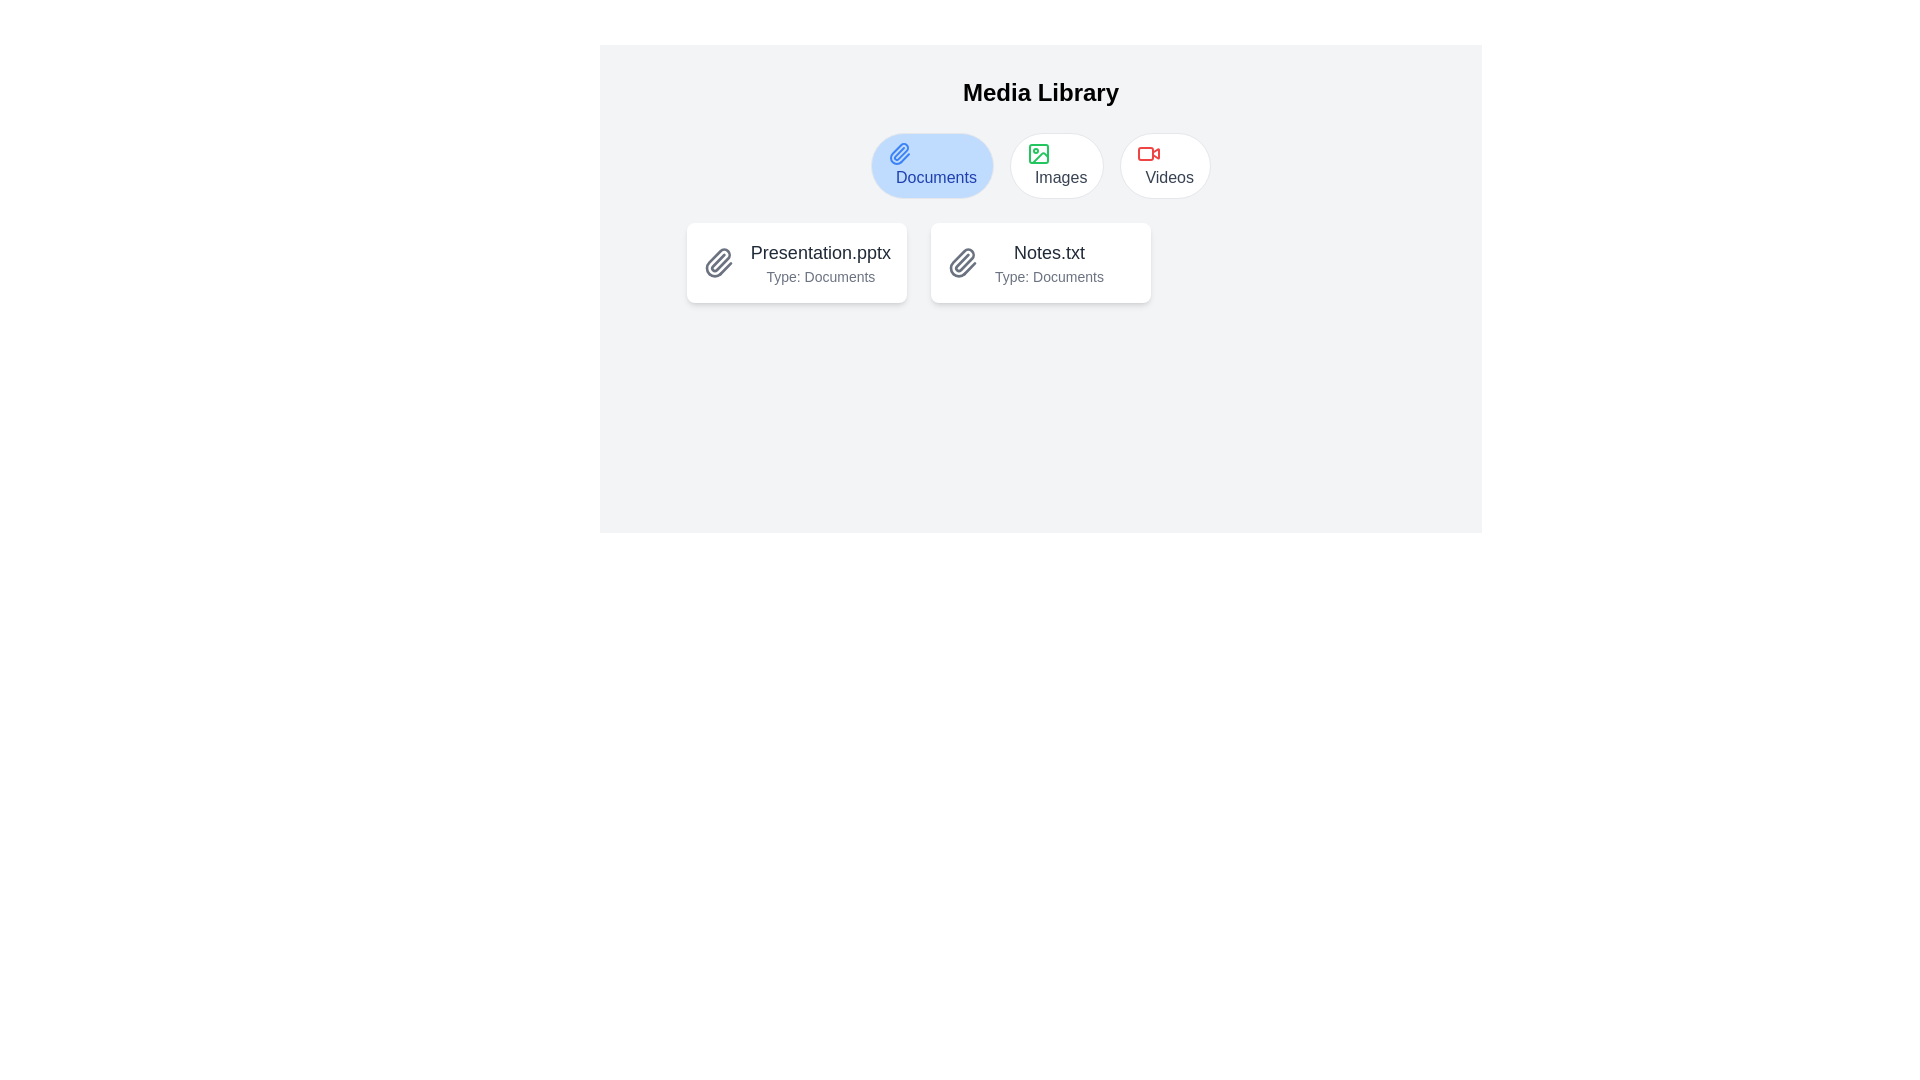 Image resolution: width=1920 pixels, height=1080 pixels. I want to click on the blue paperclip icon located inside the rounded blue pill-shaped button labeled 'Documents', positioned to the left of the text, so click(898, 153).